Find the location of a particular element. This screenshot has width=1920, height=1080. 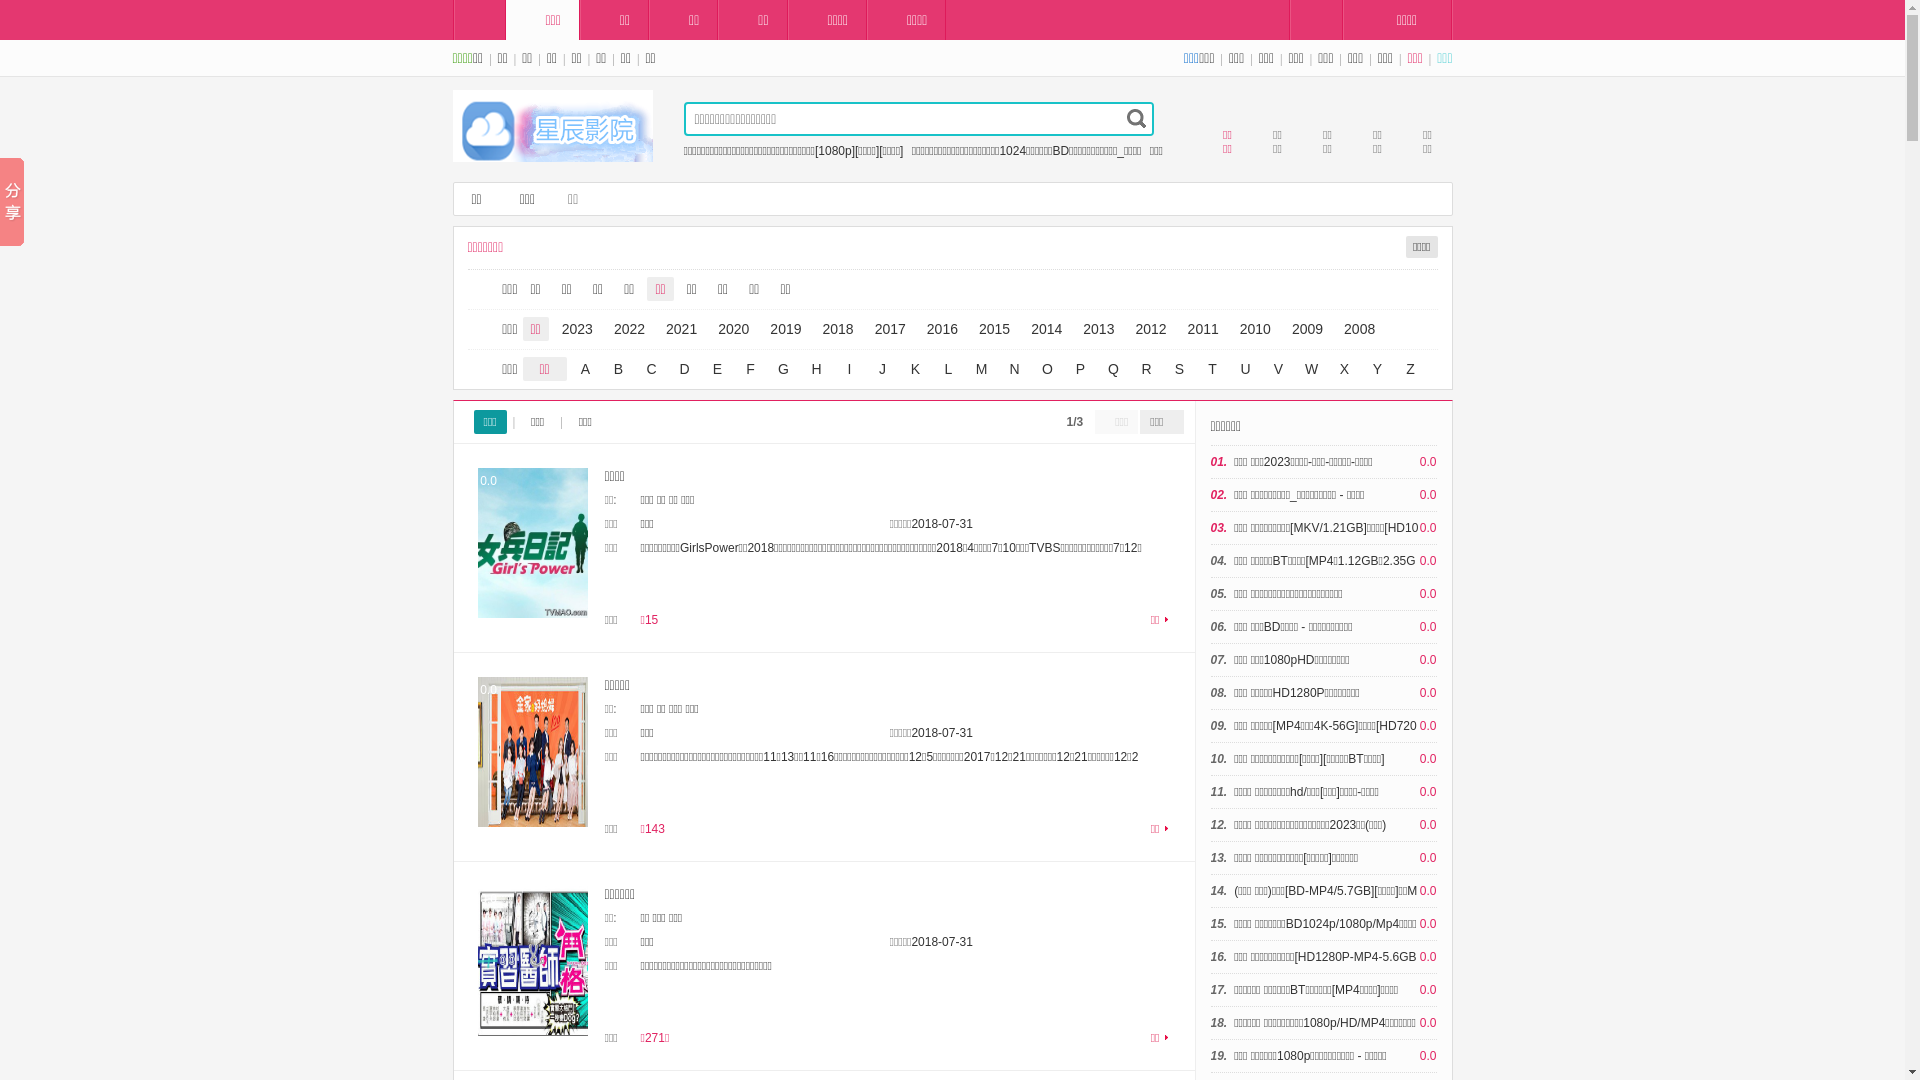

'2017' is located at coordinates (889, 327).